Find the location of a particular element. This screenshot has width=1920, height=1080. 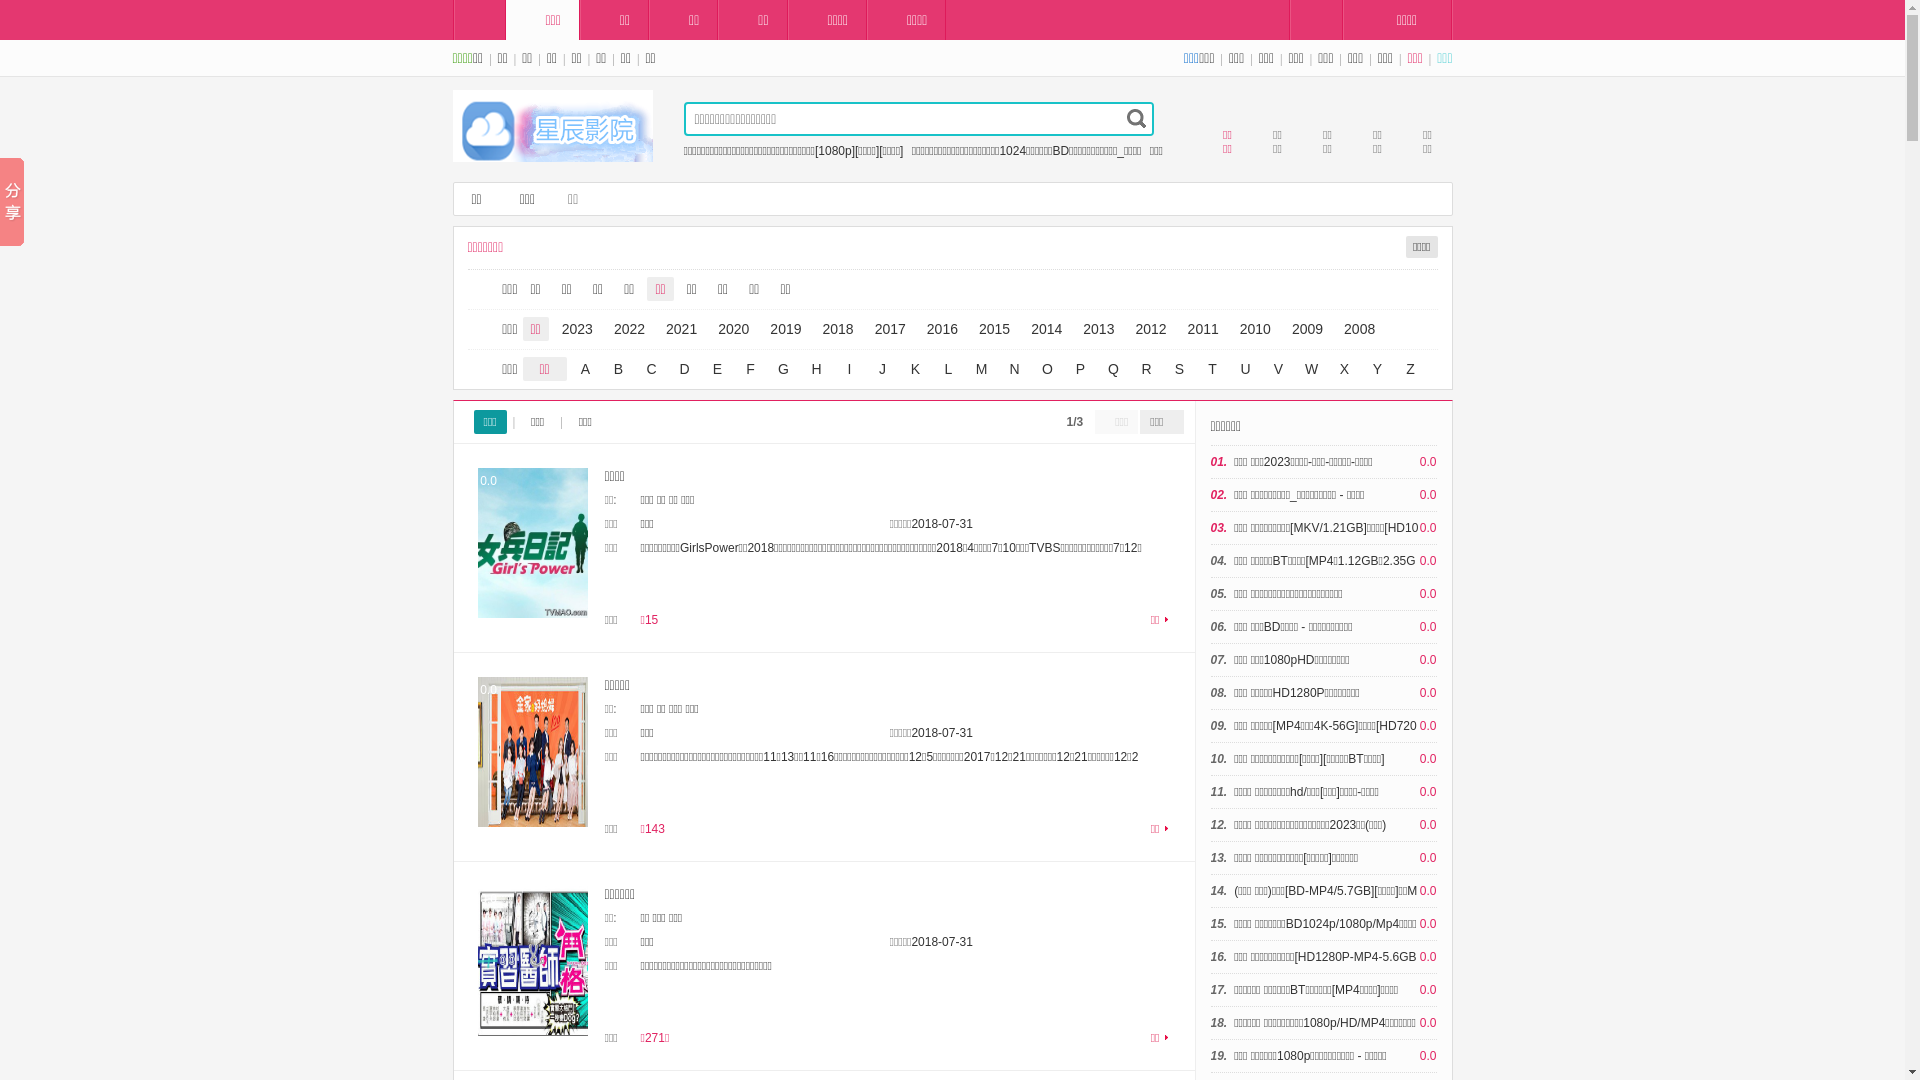

'2017' is located at coordinates (889, 327).